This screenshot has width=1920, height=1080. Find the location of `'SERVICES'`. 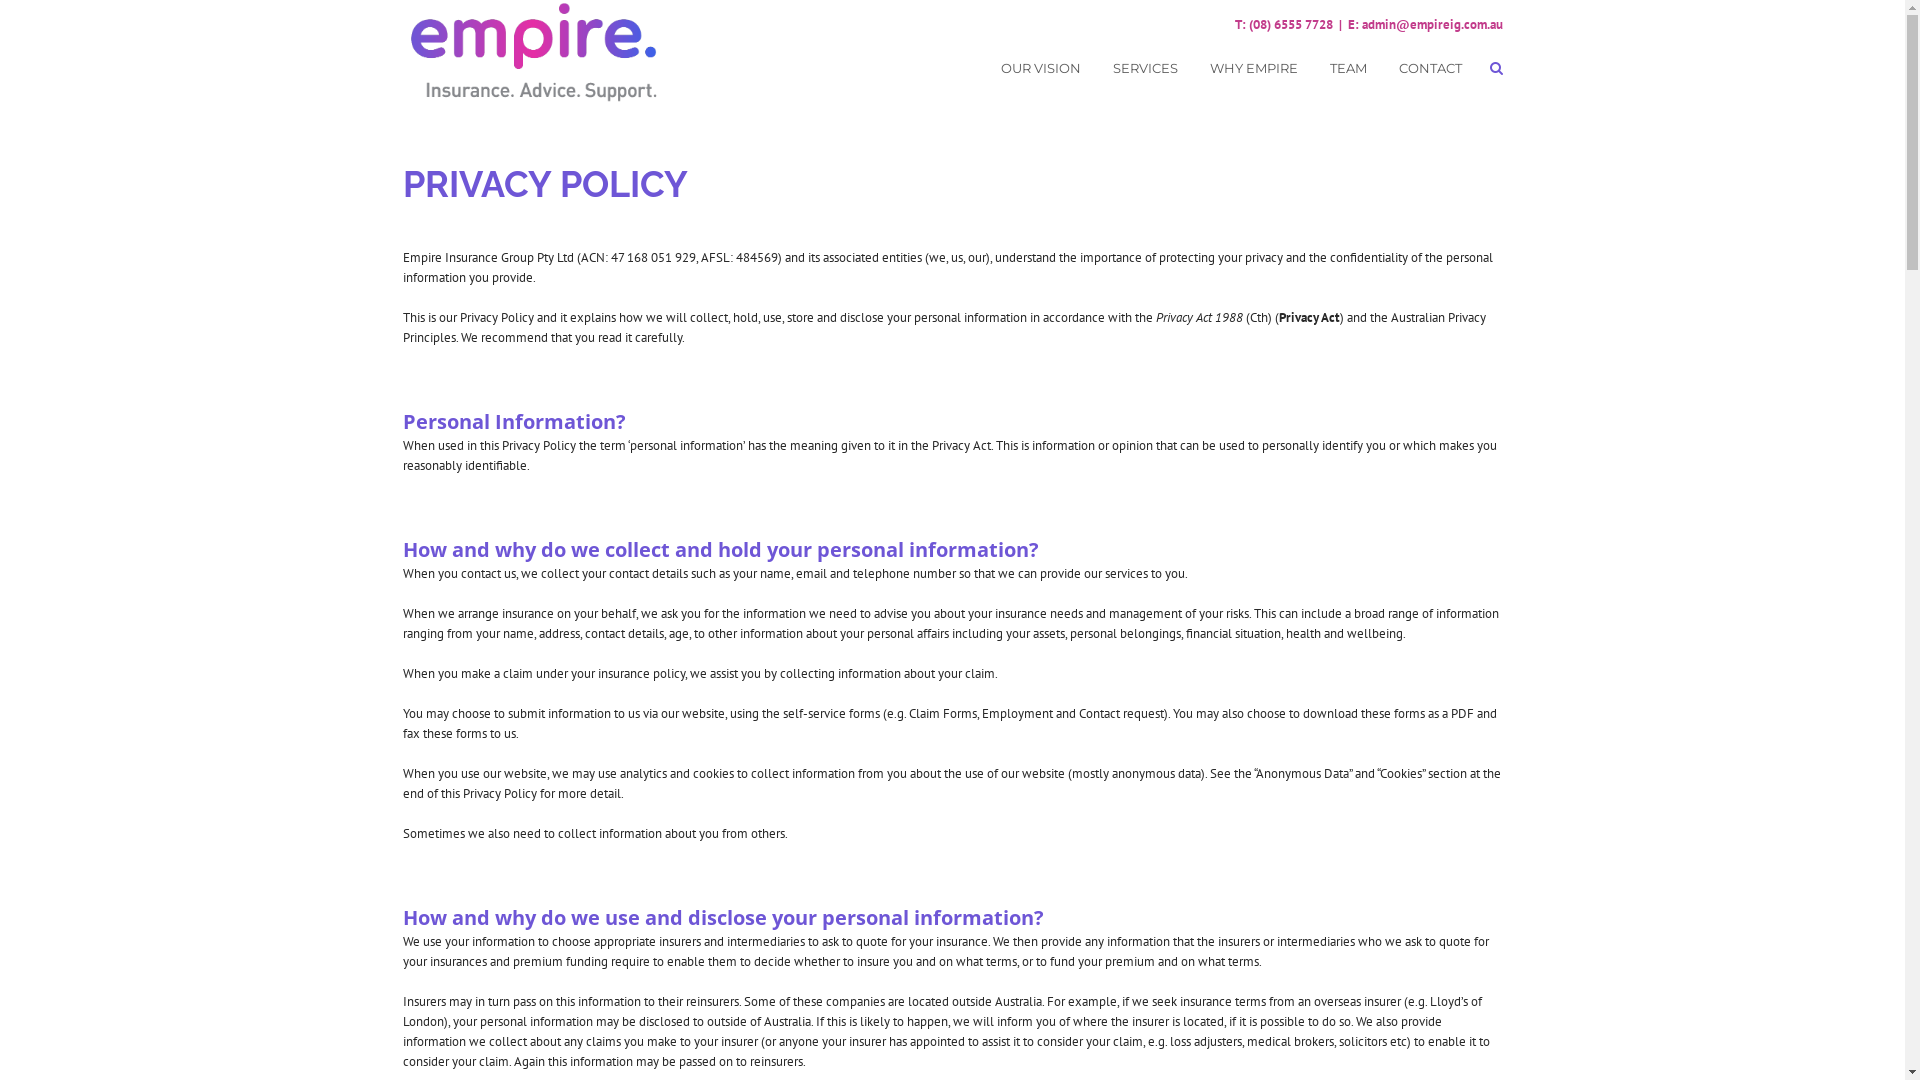

'SERVICES' is located at coordinates (1144, 68).